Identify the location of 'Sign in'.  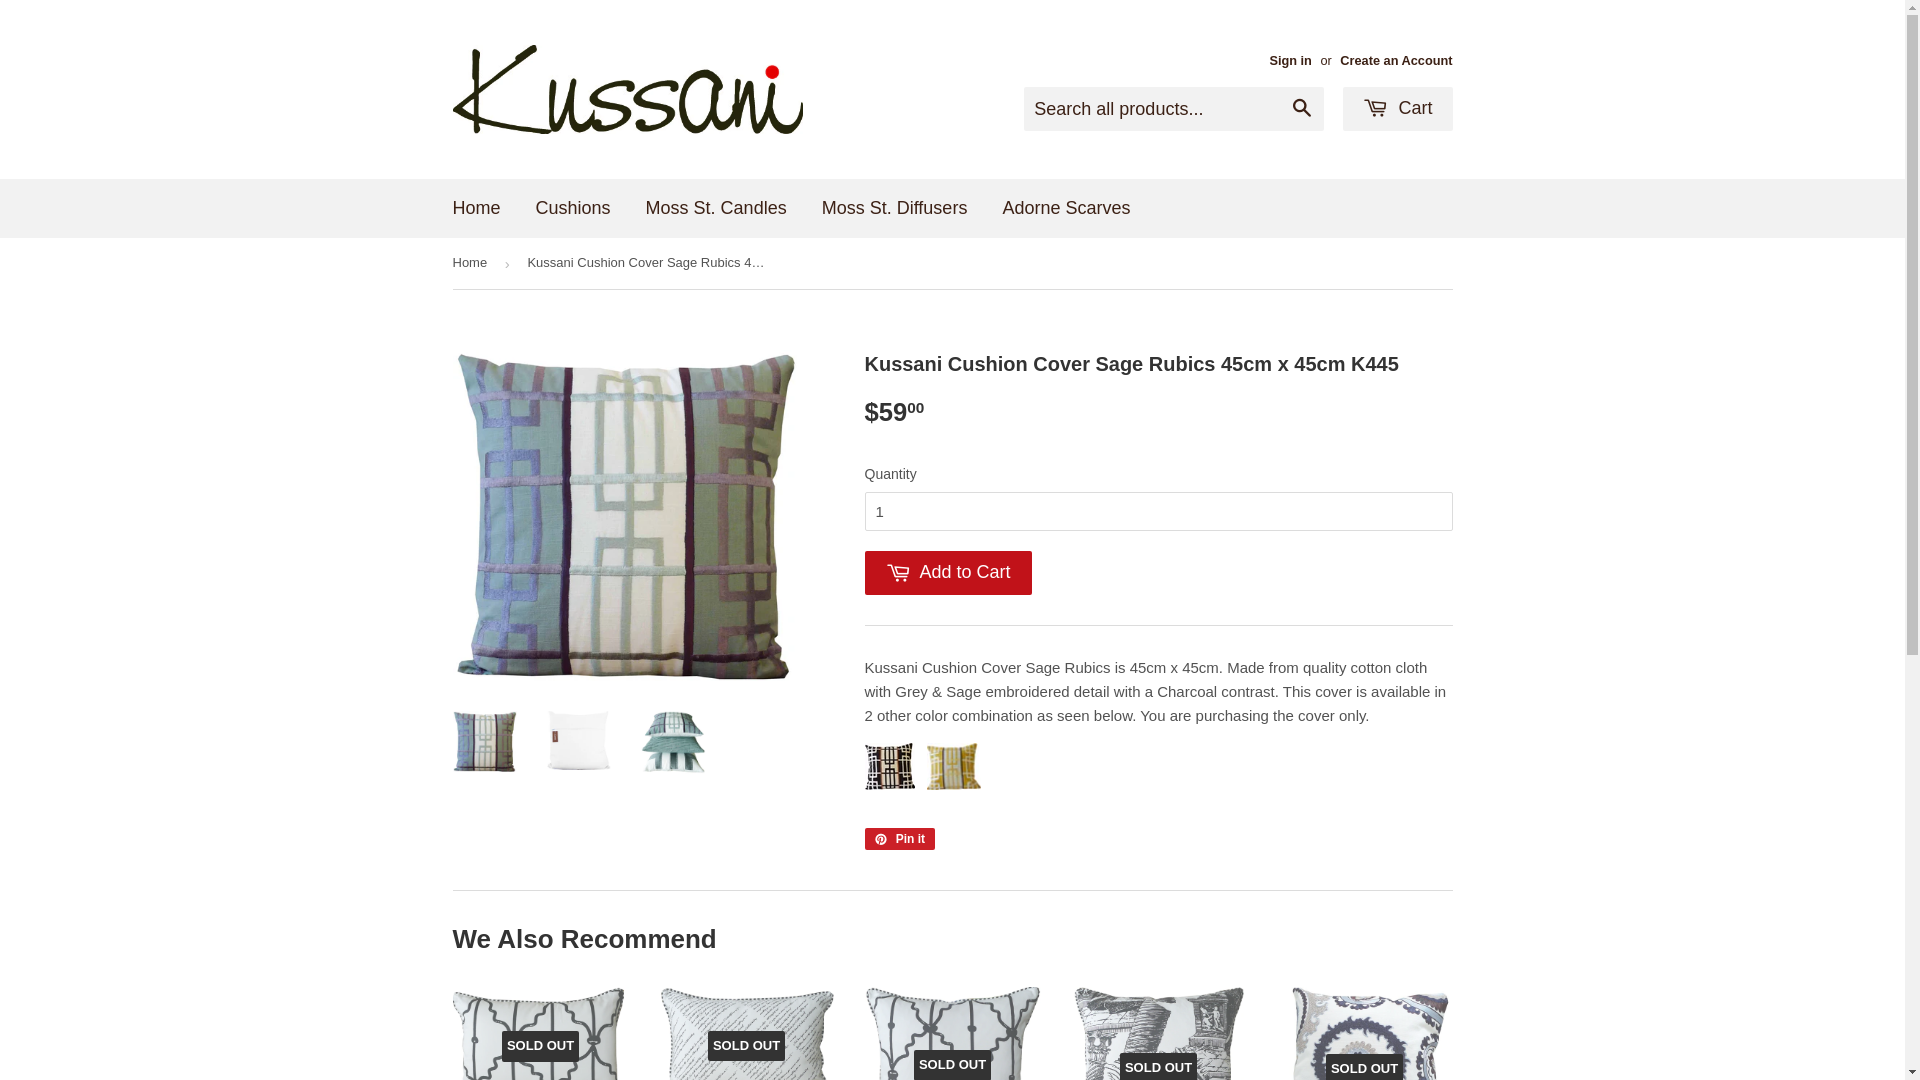
(1267, 59).